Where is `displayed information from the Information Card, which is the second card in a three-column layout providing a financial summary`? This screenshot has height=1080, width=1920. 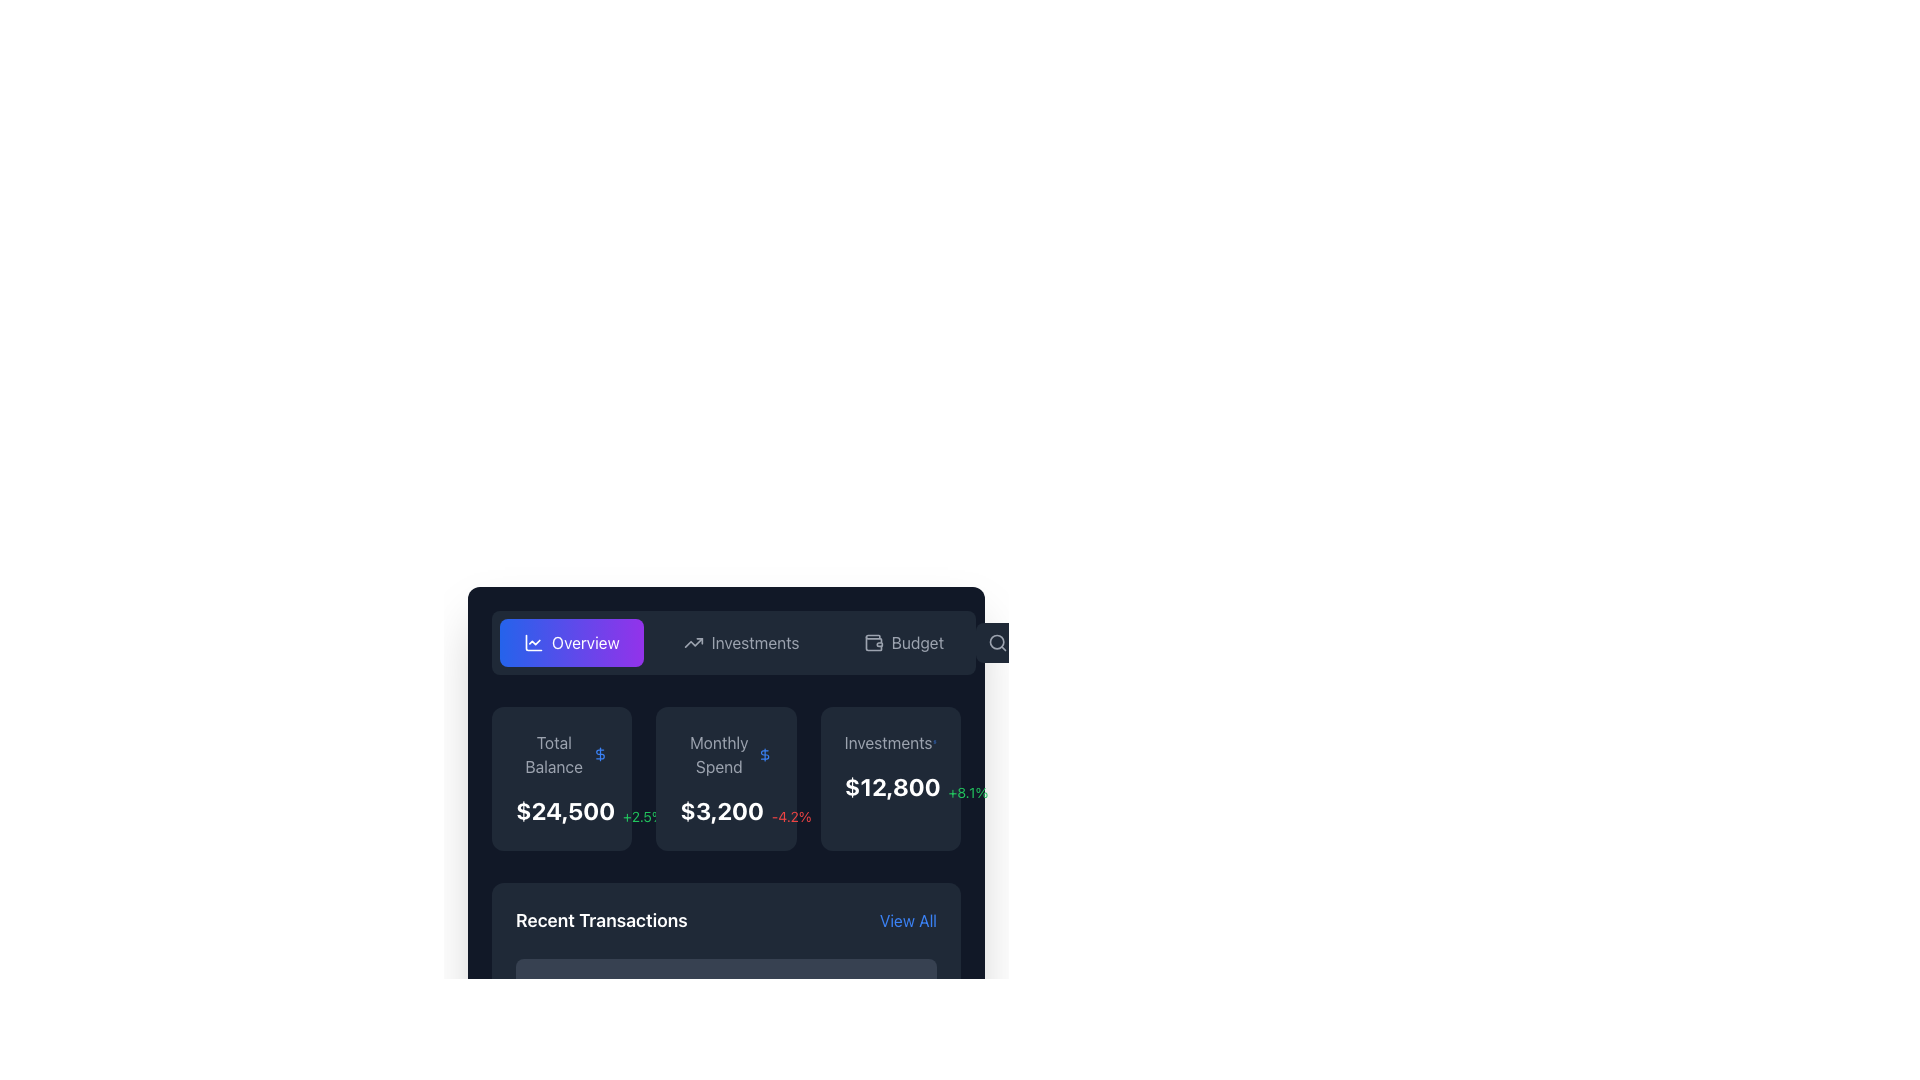
displayed information from the Information Card, which is the second card in a three-column layout providing a financial summary is located at coordinates (725, 778).